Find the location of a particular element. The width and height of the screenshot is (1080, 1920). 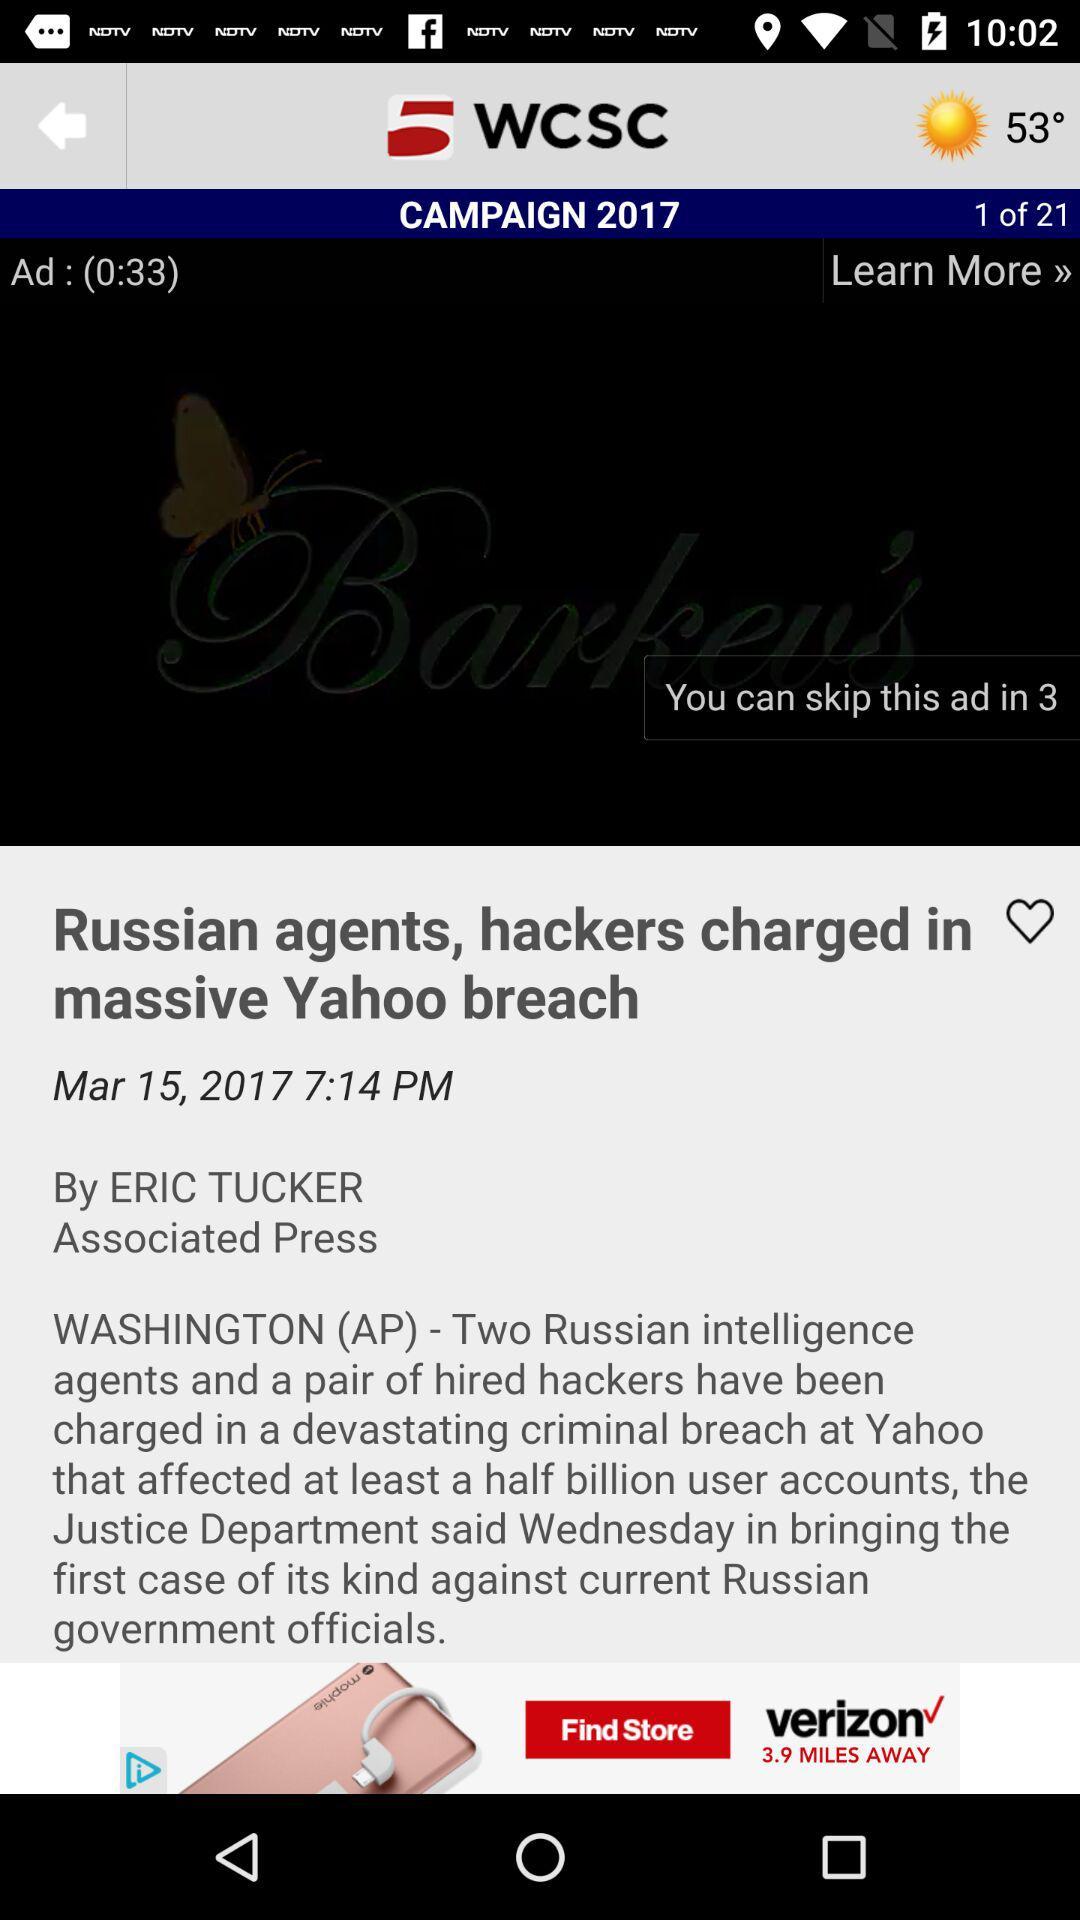

go back is located at coordinates (61, 124).